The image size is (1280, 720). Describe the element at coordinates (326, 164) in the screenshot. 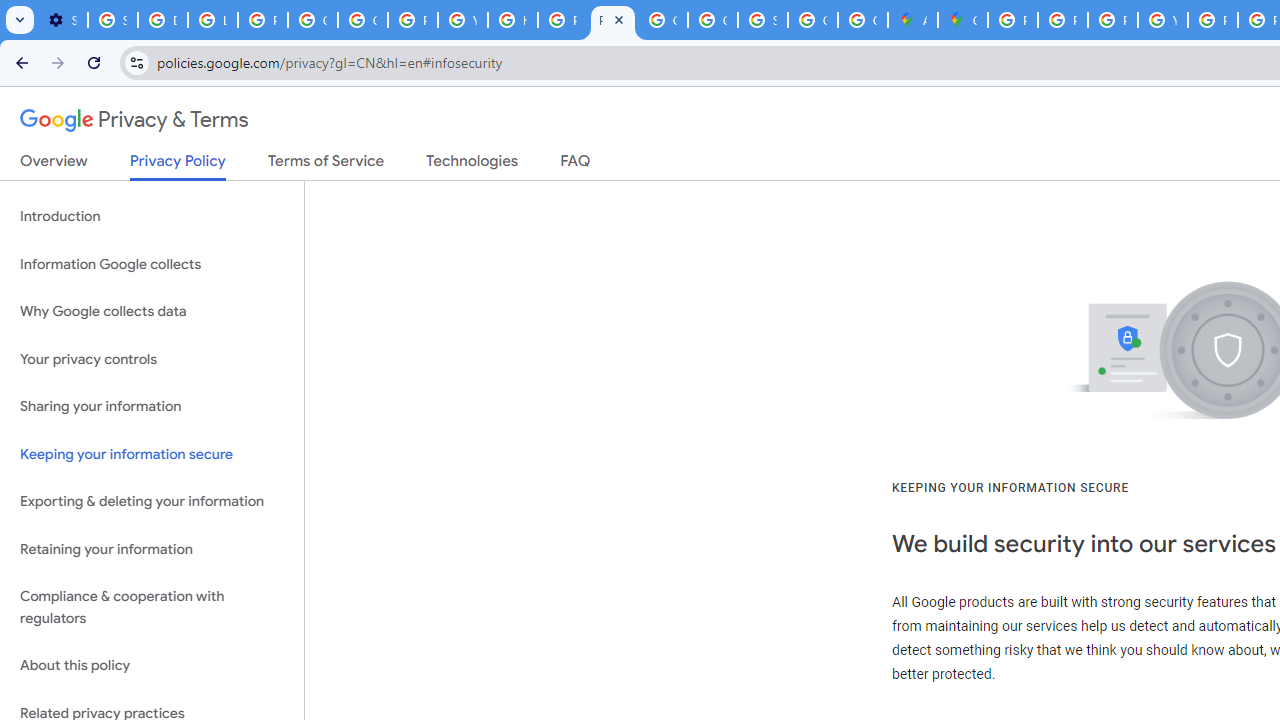

I see `'Terms of Service'` at that location.